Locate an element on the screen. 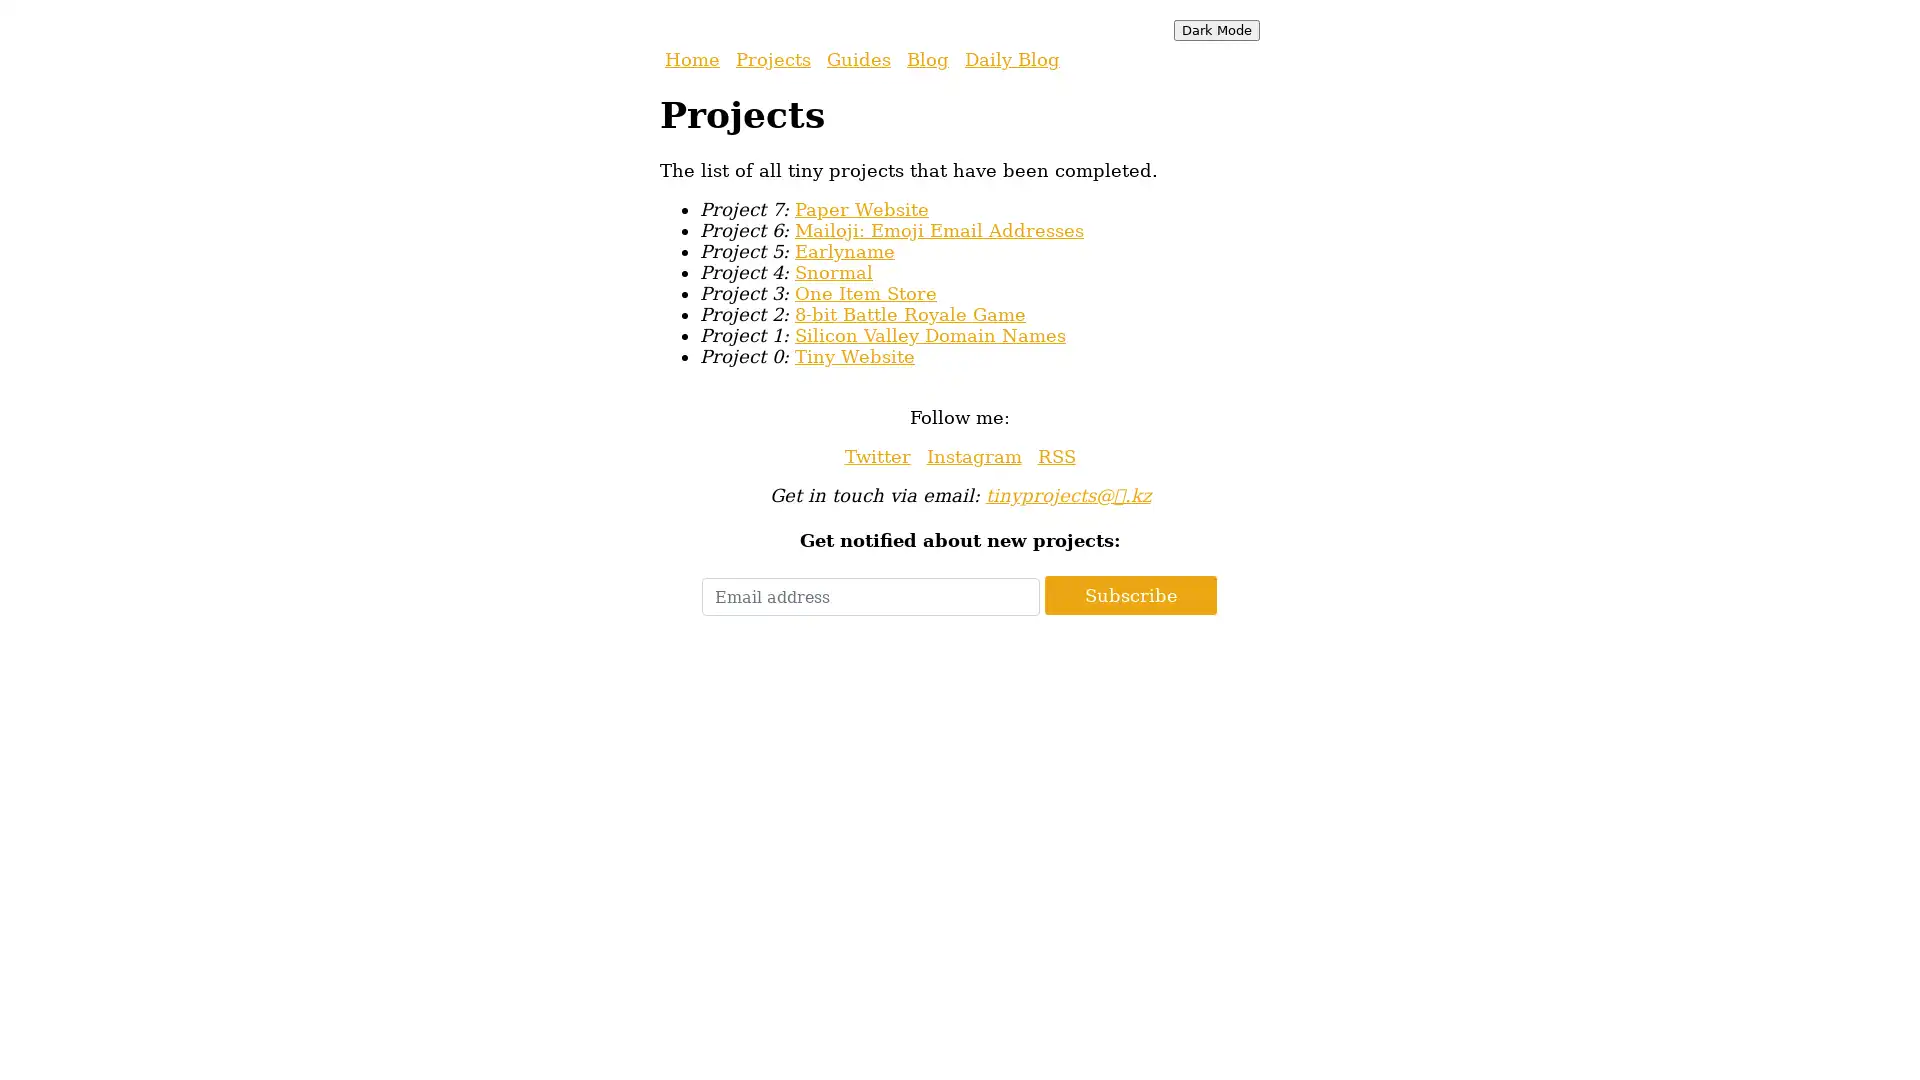  Subscribe is located at coordinates (1131, 594).